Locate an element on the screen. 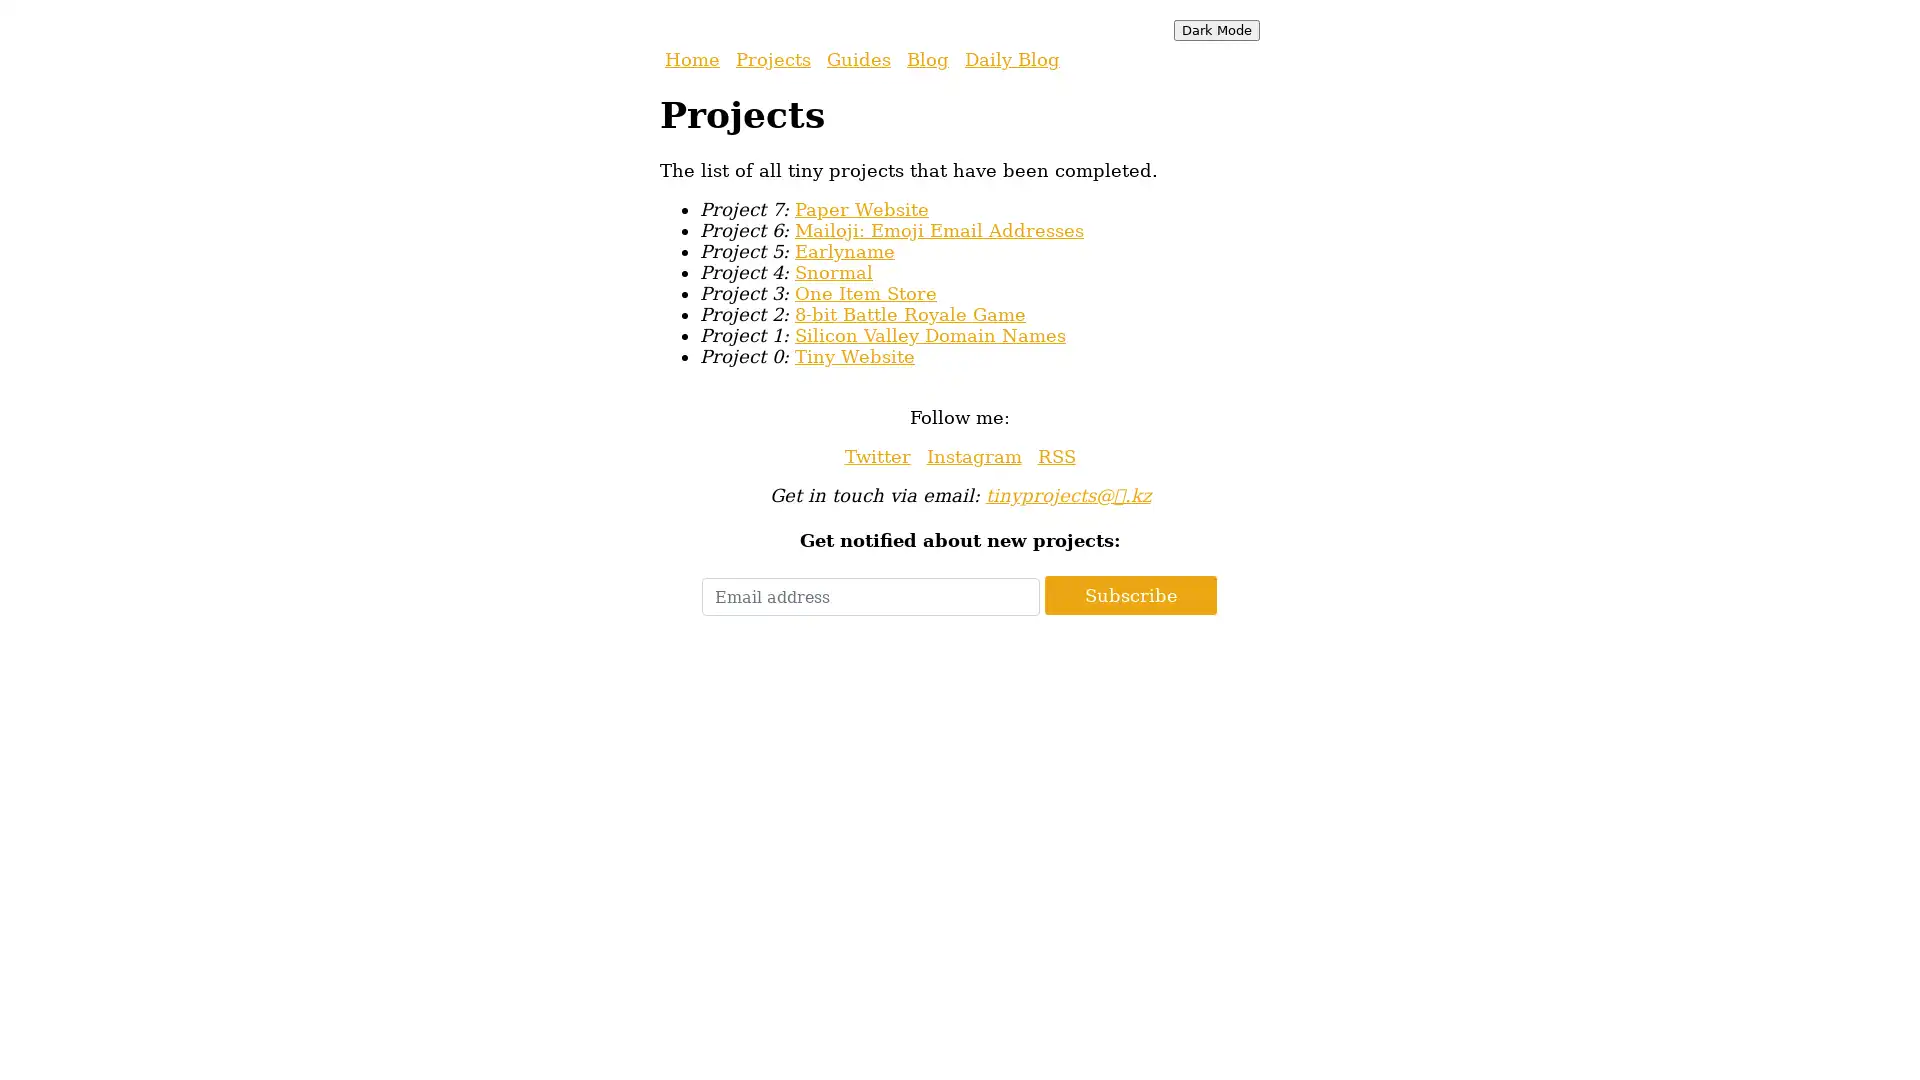  Subscribe is located at coordinates (1131, 594).